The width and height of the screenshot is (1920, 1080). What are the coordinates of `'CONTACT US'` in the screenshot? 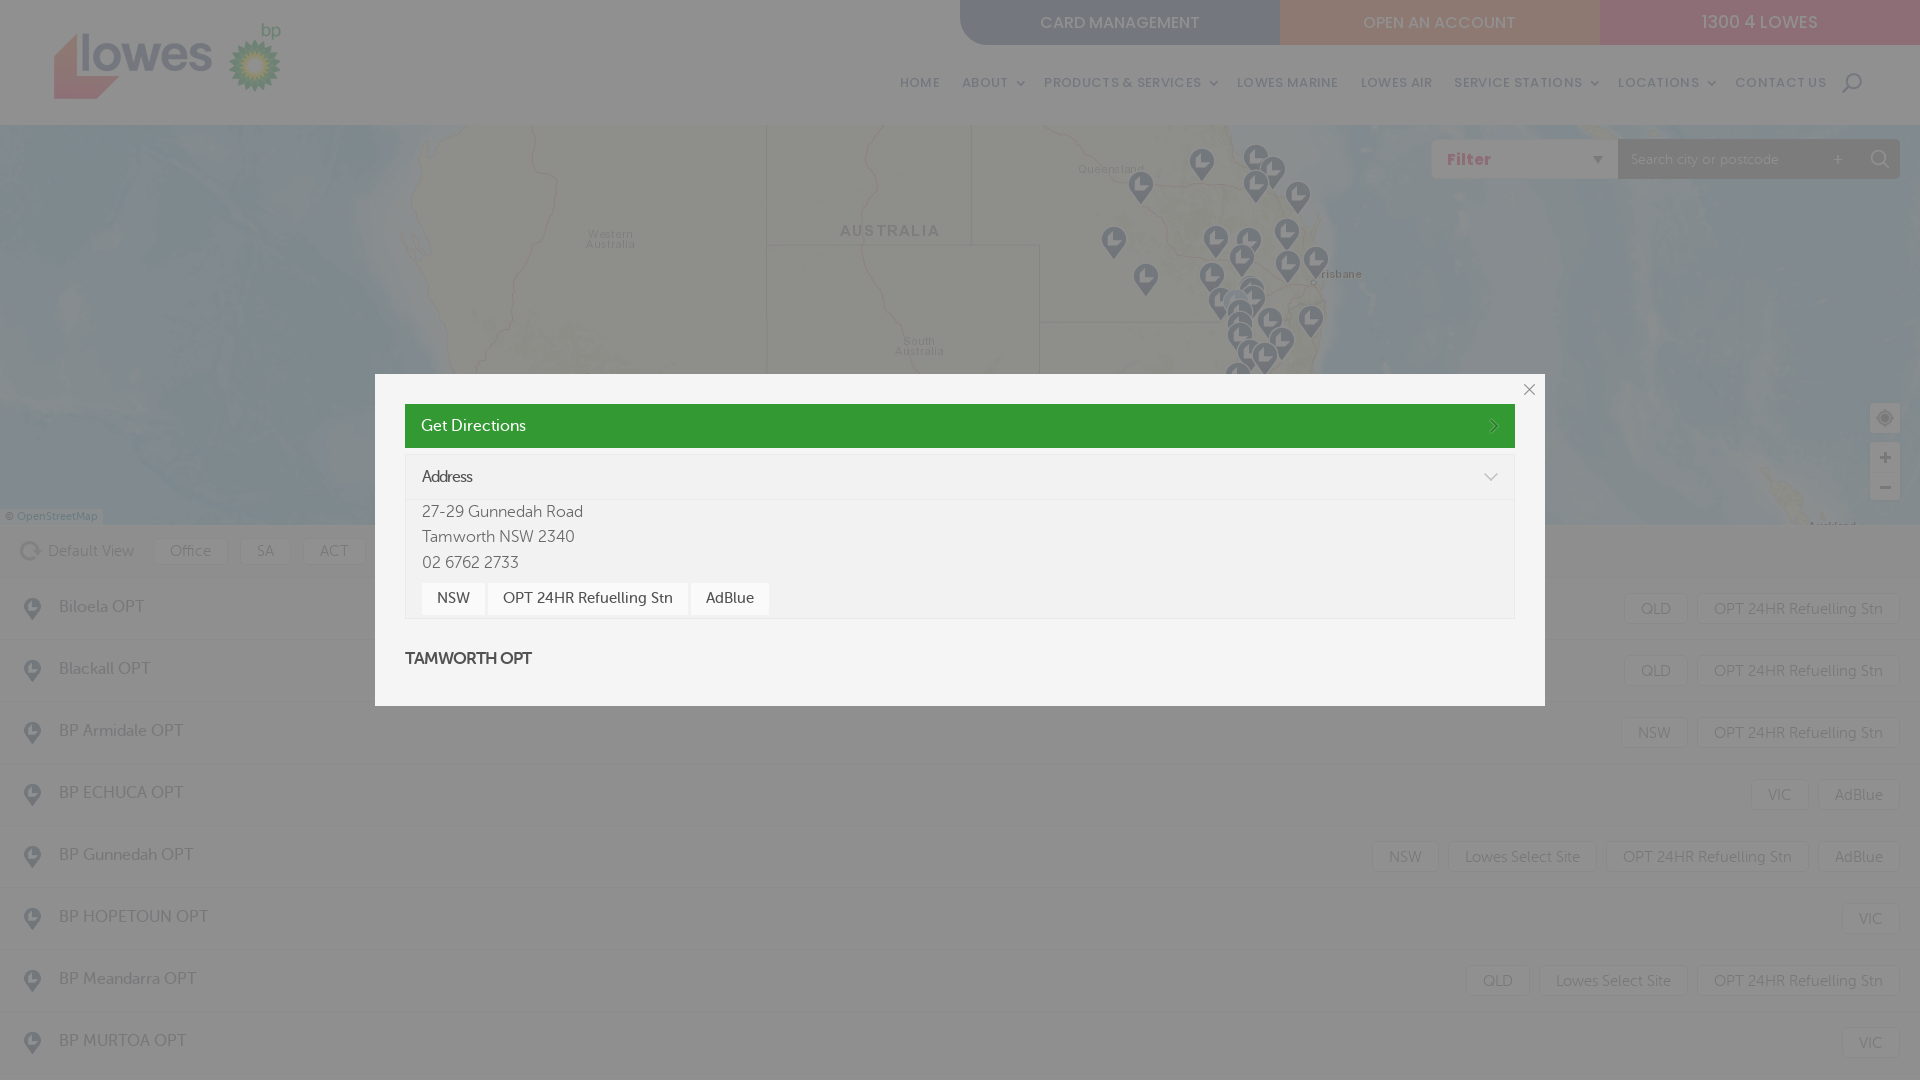 It's located at (1780, 82).